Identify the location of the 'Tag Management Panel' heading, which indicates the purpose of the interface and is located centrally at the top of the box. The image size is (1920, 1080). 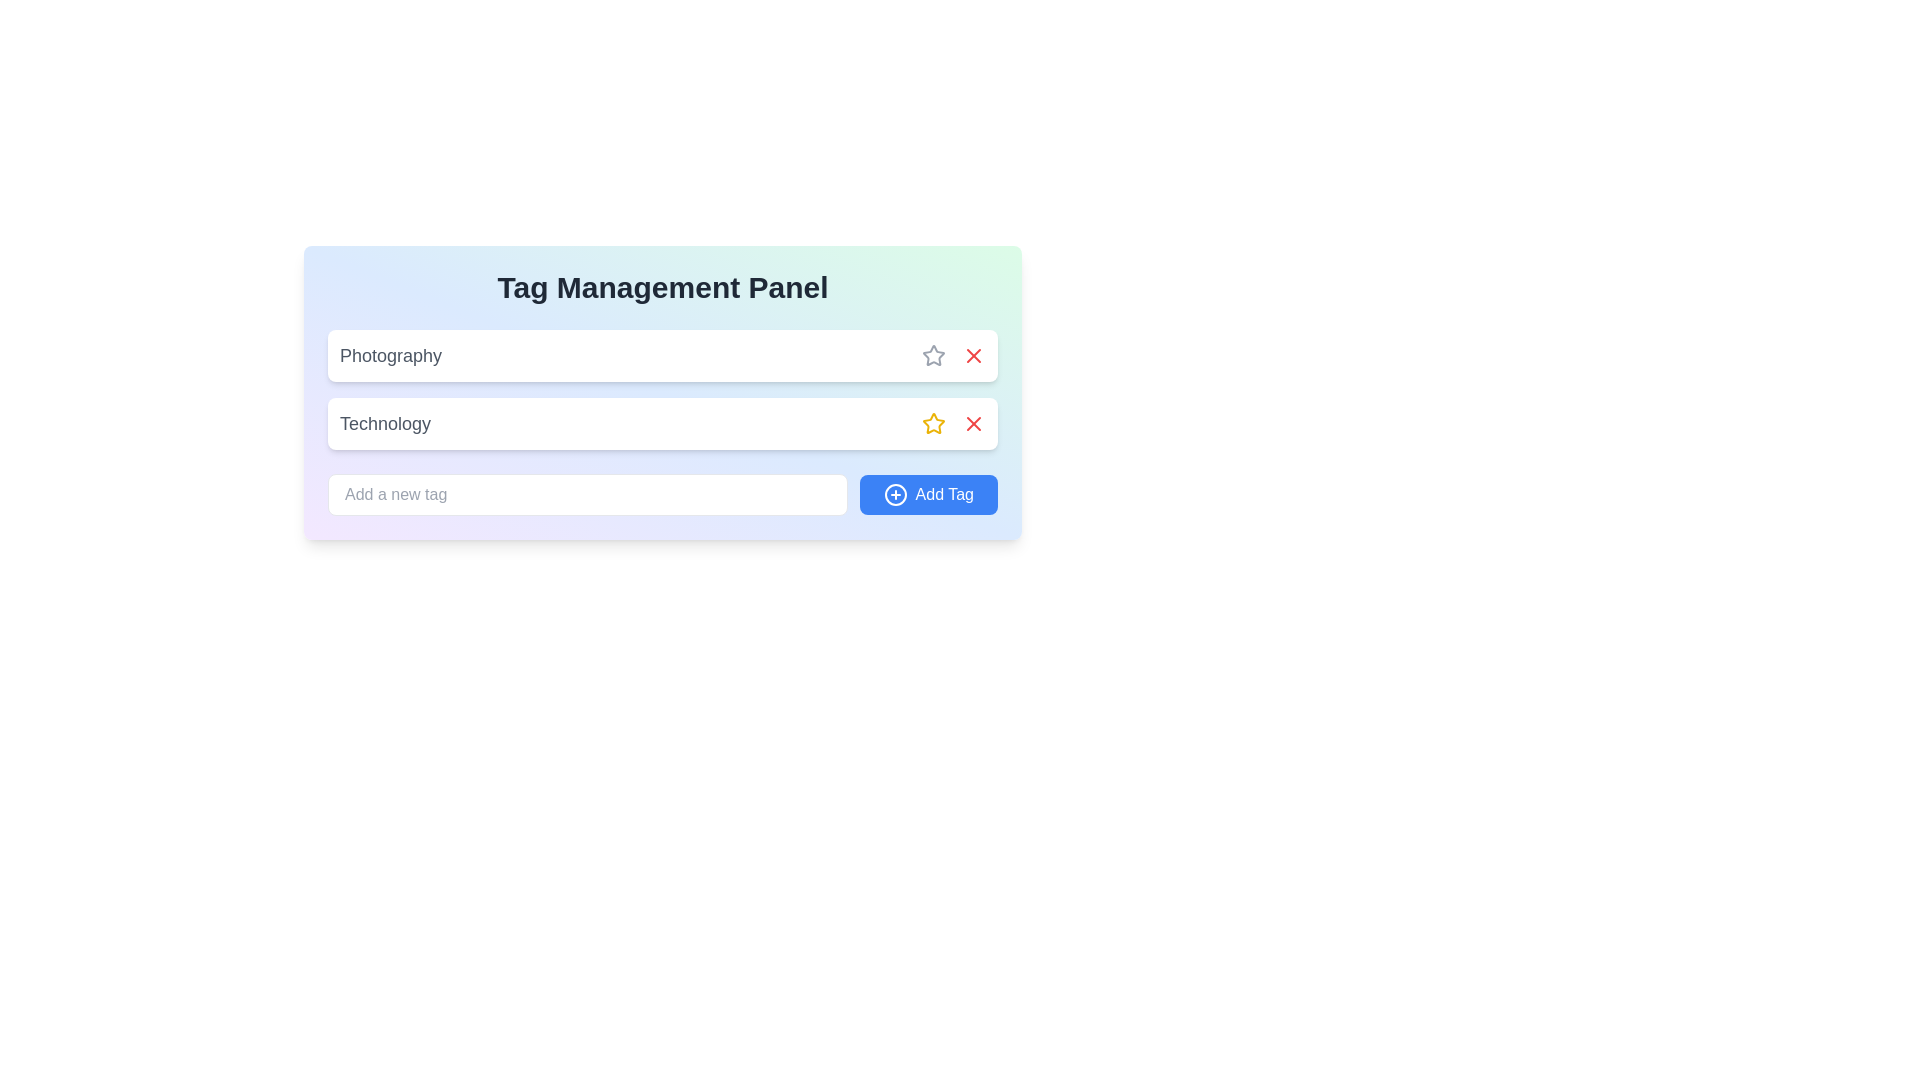
(662, 288).